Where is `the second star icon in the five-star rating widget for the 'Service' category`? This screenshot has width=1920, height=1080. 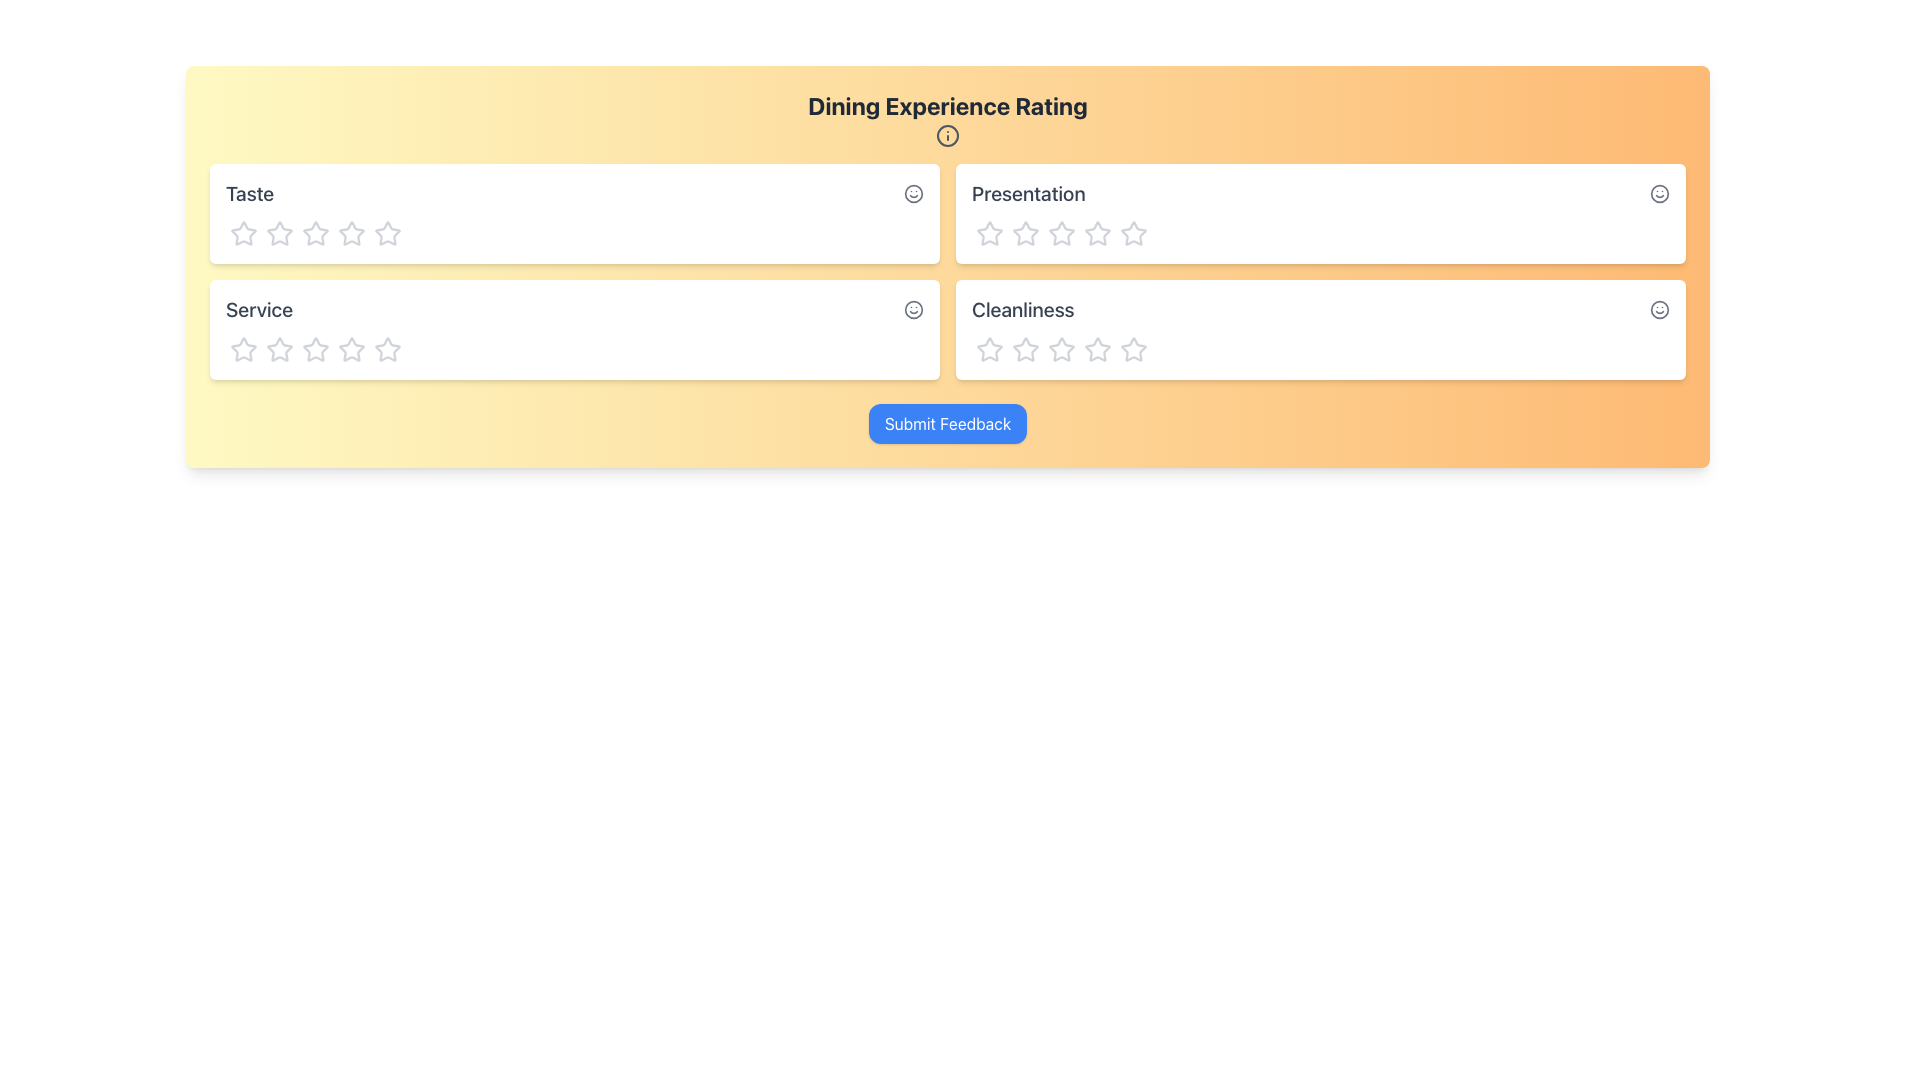
the second star icon in the five-star rating widget for the 'Service' category is located at coordinates (351, 348).